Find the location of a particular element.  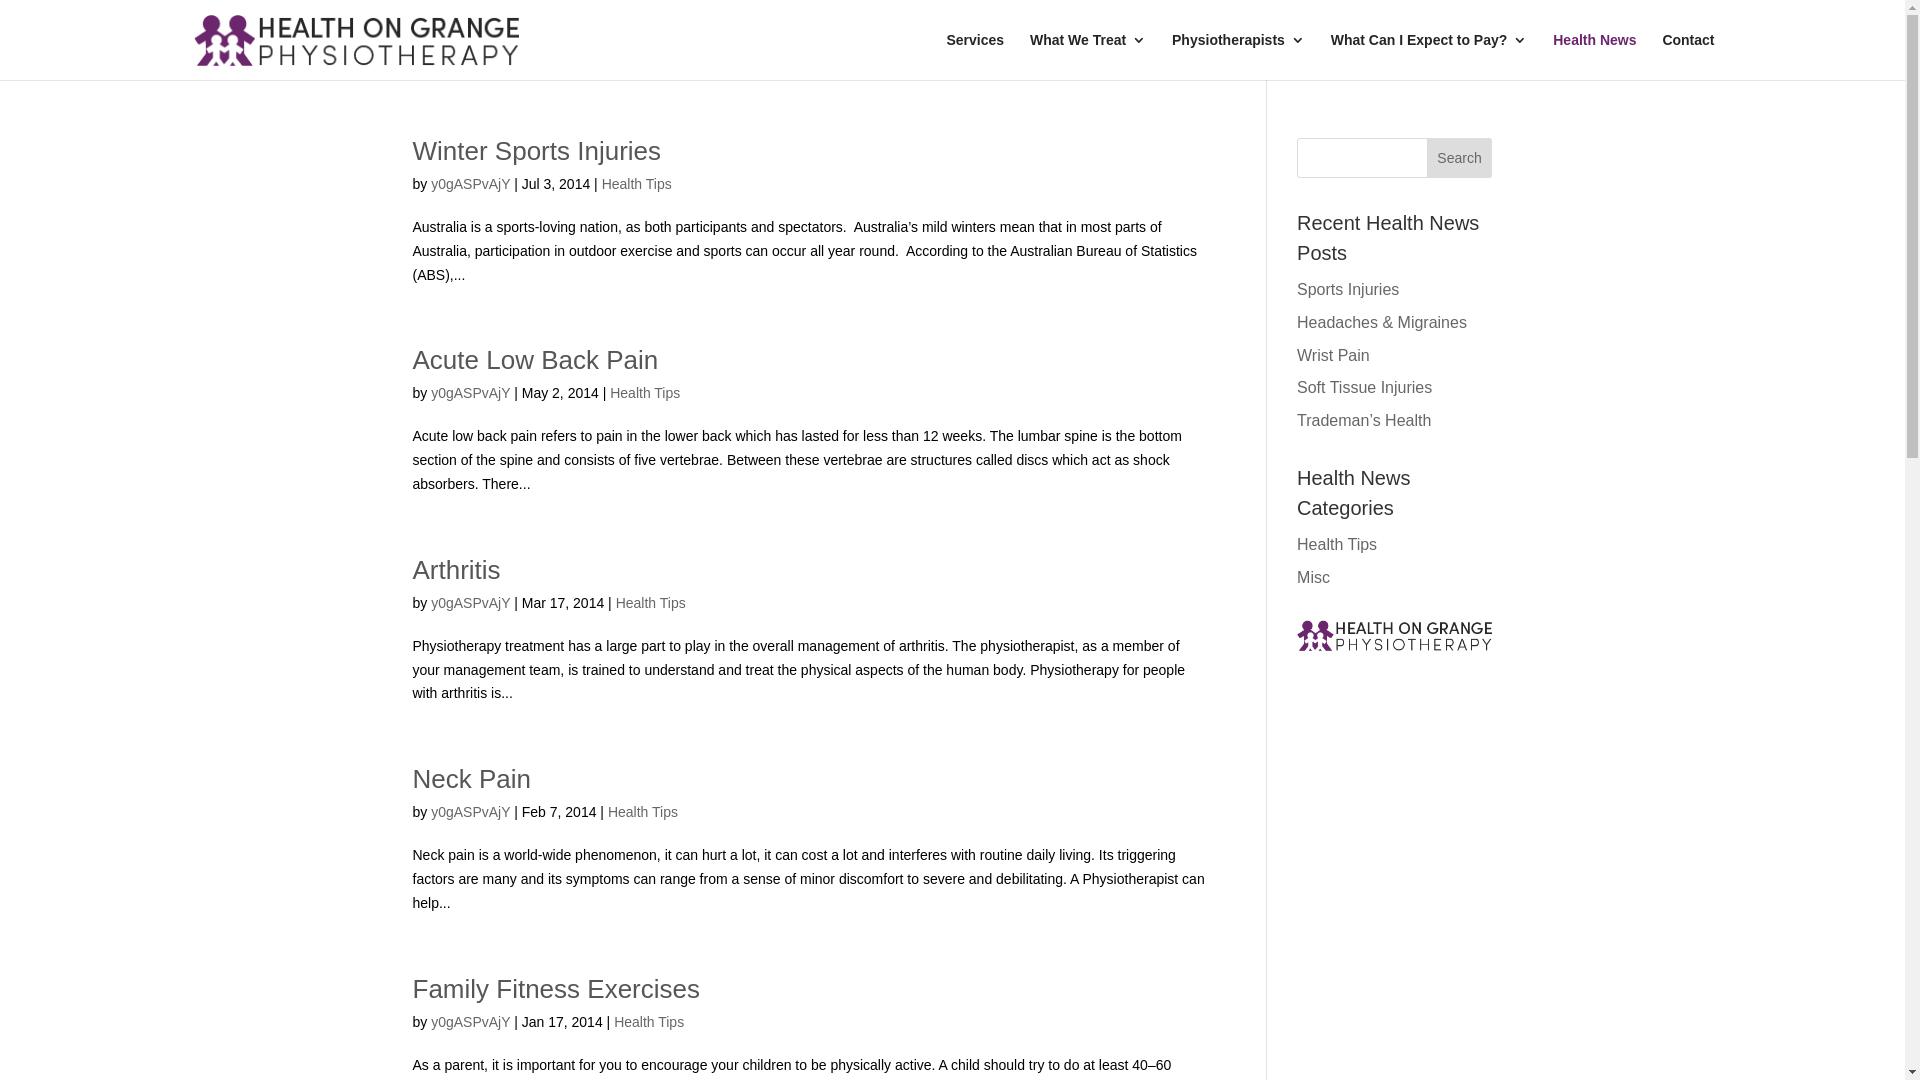

'What We Treat' is located at coordinates (1087, 55).